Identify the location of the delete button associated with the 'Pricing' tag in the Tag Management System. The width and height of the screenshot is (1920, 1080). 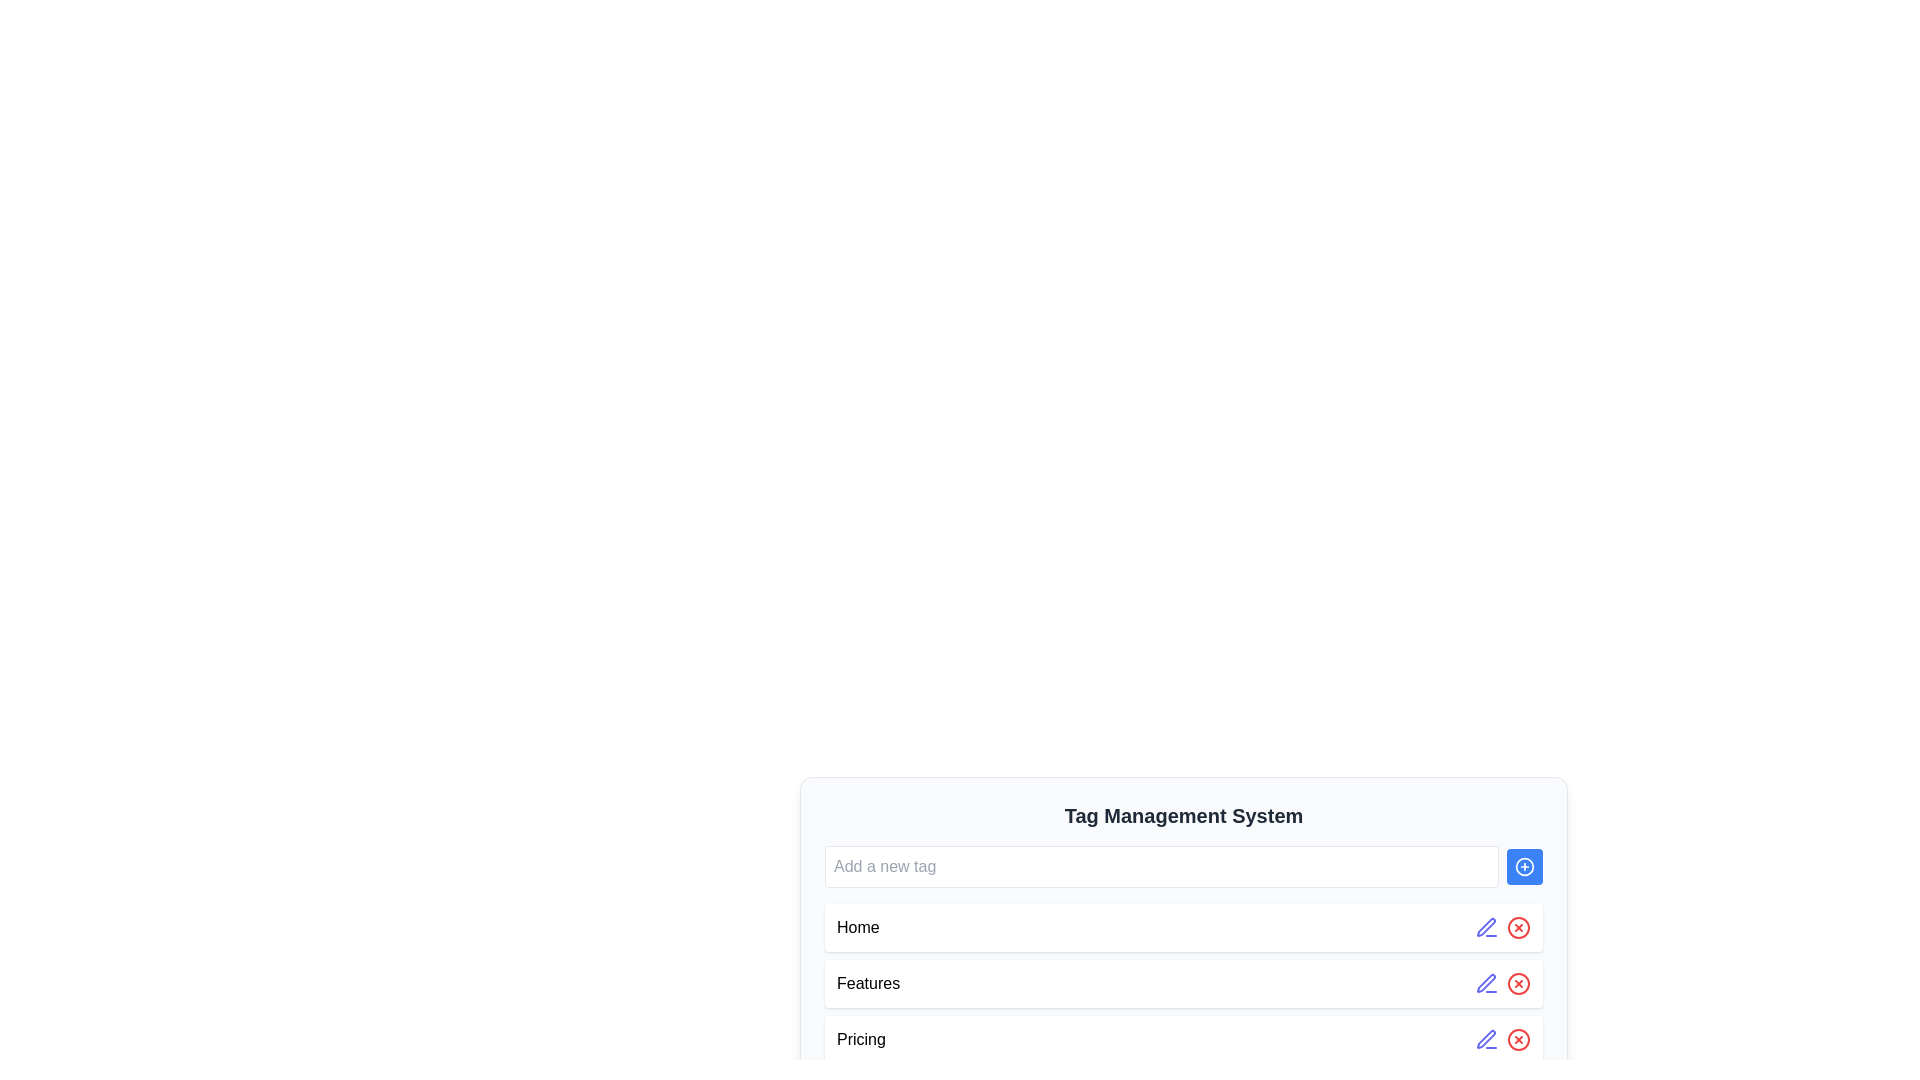
(1518, 982).